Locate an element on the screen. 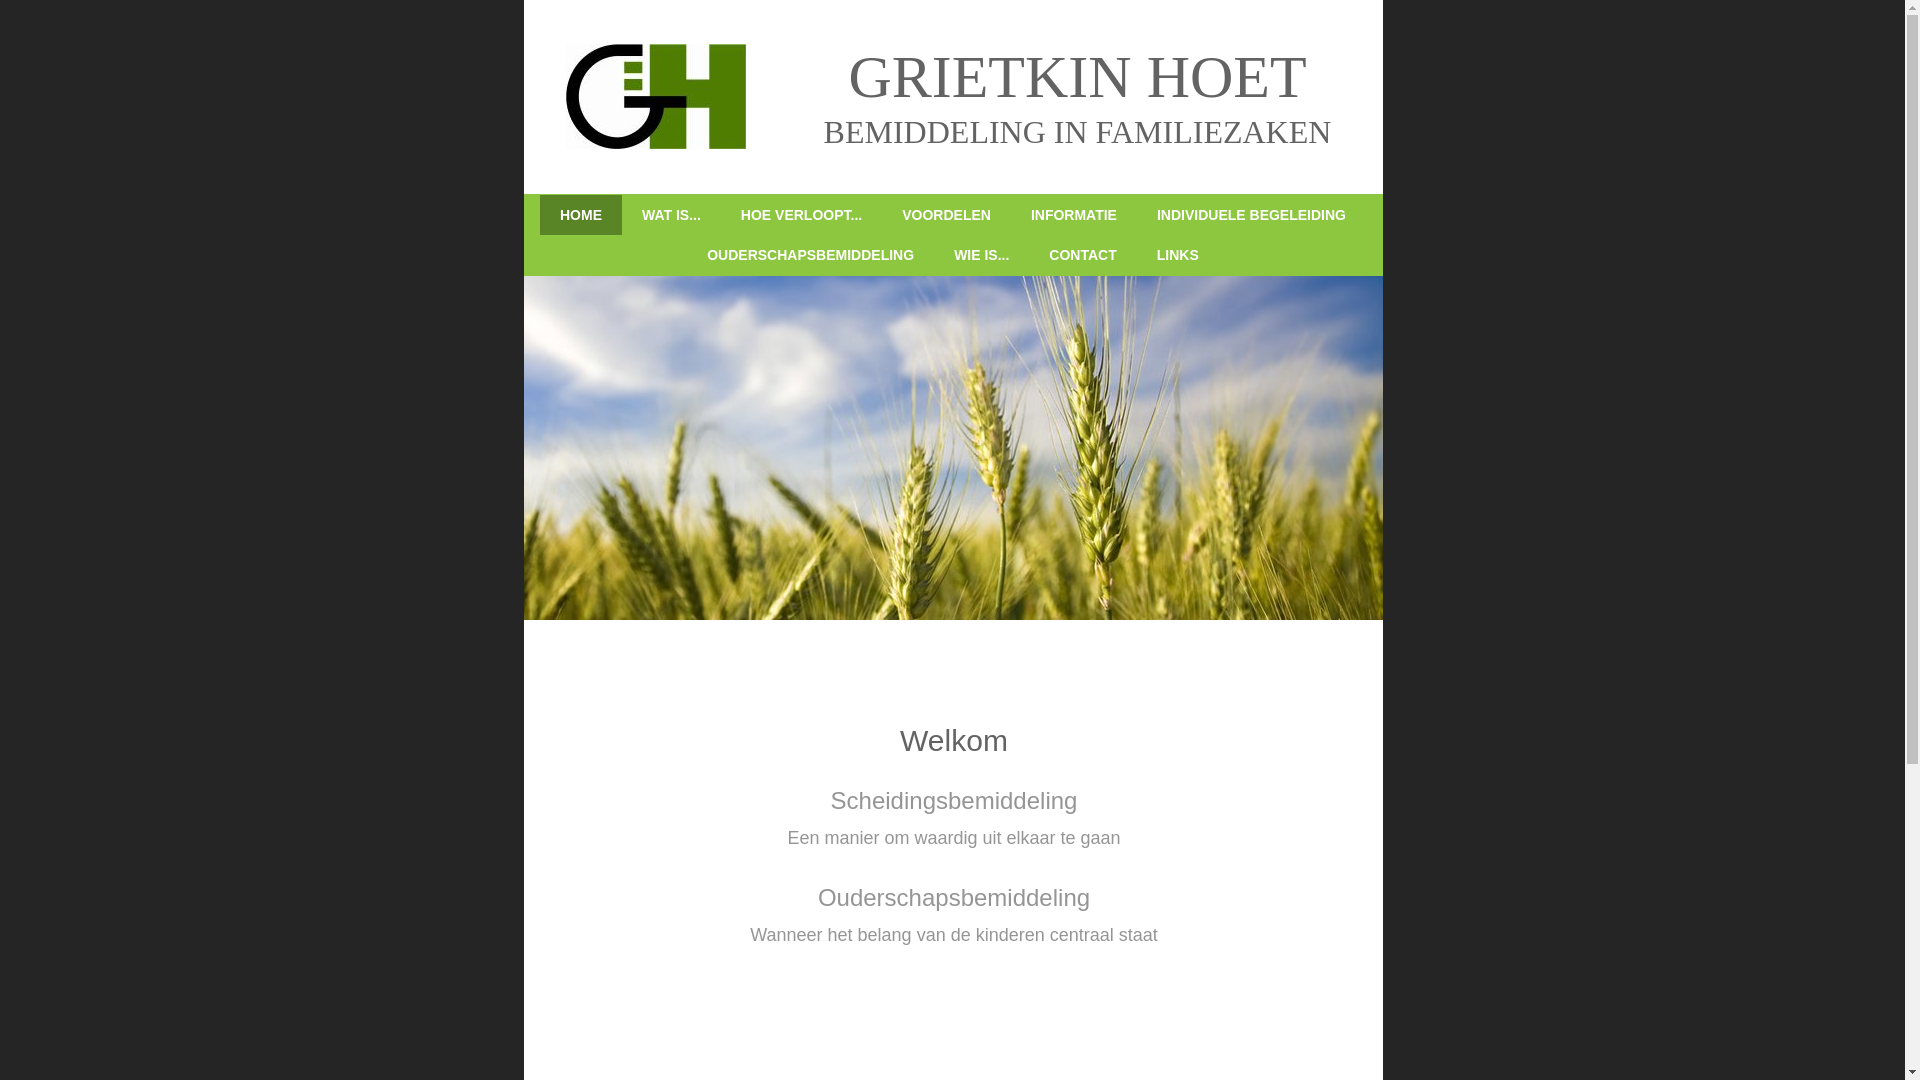 The height and width of the screenshot is (1080, 1920). 'VOORDELEN' is located at coordinates (881, 215).